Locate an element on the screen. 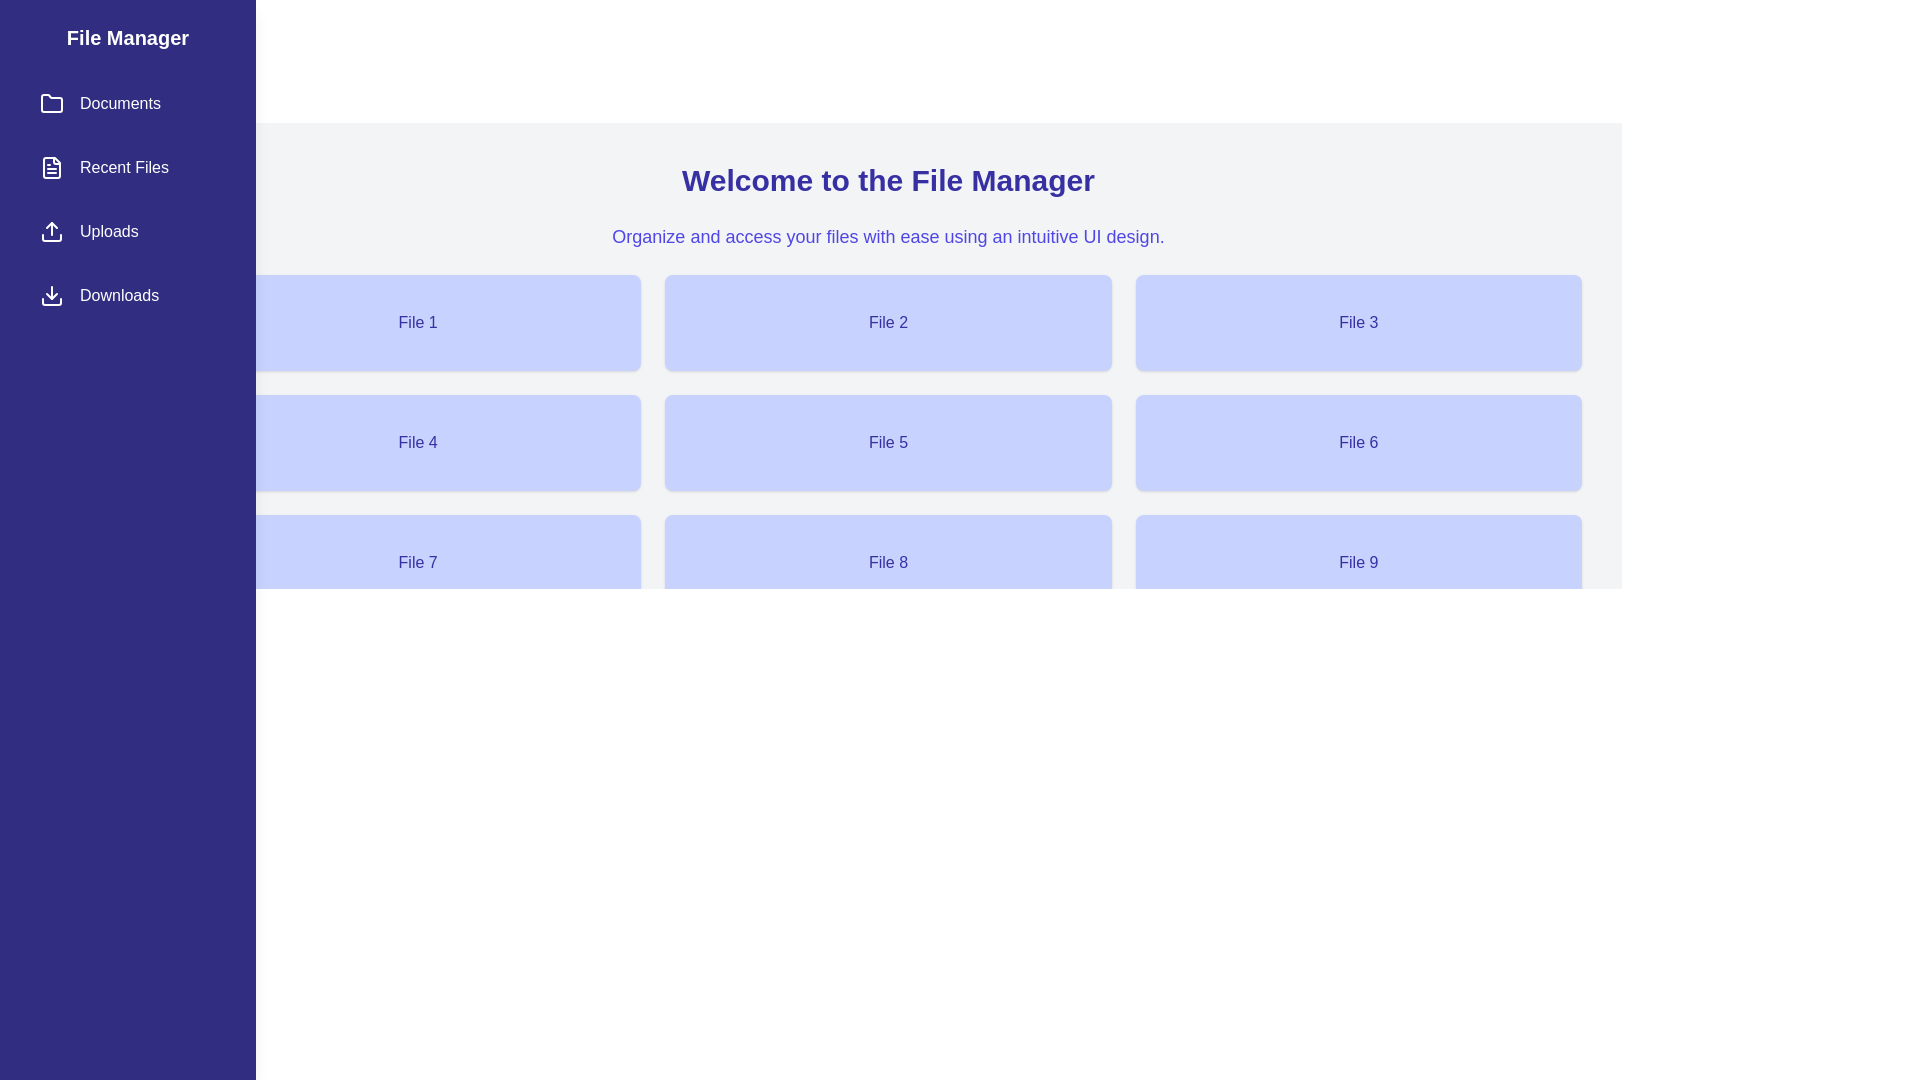  the sidebar menu item Recent Files to highlight it is located at coordinates (127, 167).